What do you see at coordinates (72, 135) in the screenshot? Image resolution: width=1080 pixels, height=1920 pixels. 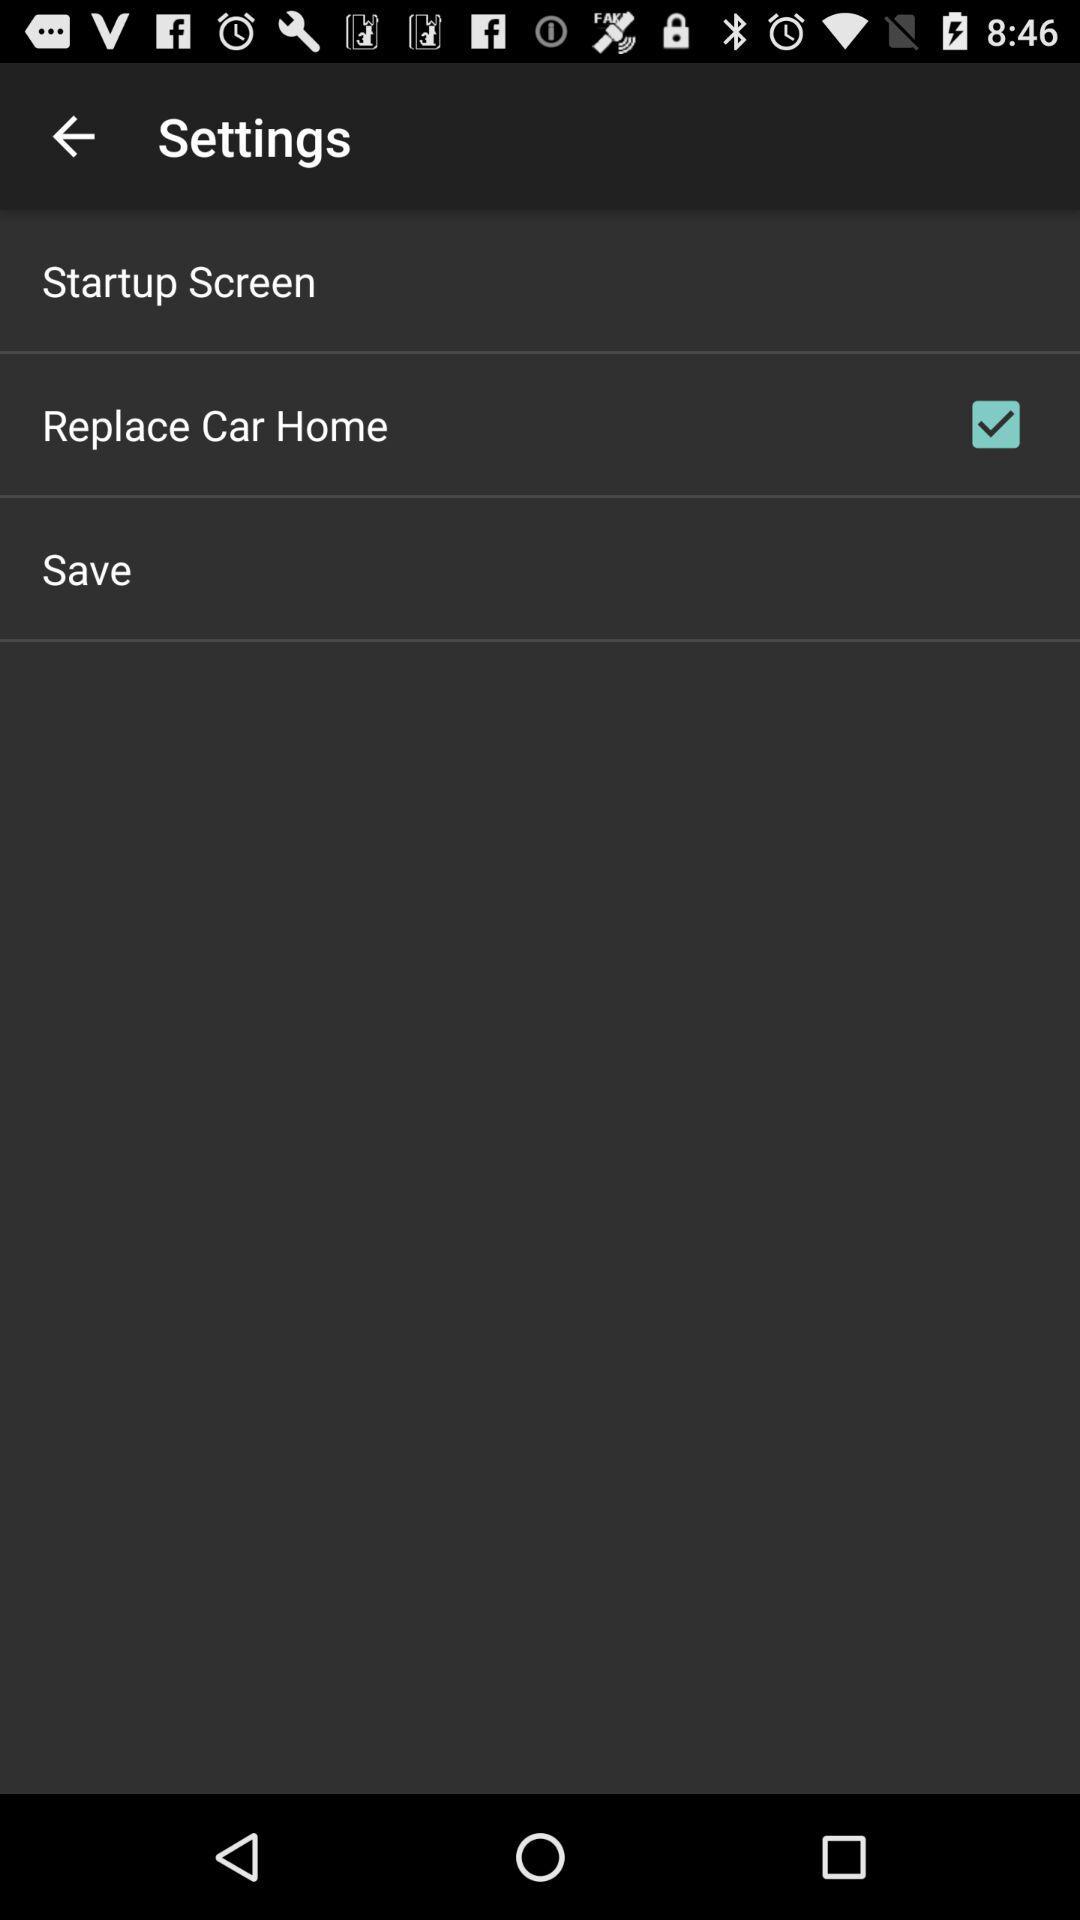 I see `icon above the startup screen icon` at bounding box center [72, 135].